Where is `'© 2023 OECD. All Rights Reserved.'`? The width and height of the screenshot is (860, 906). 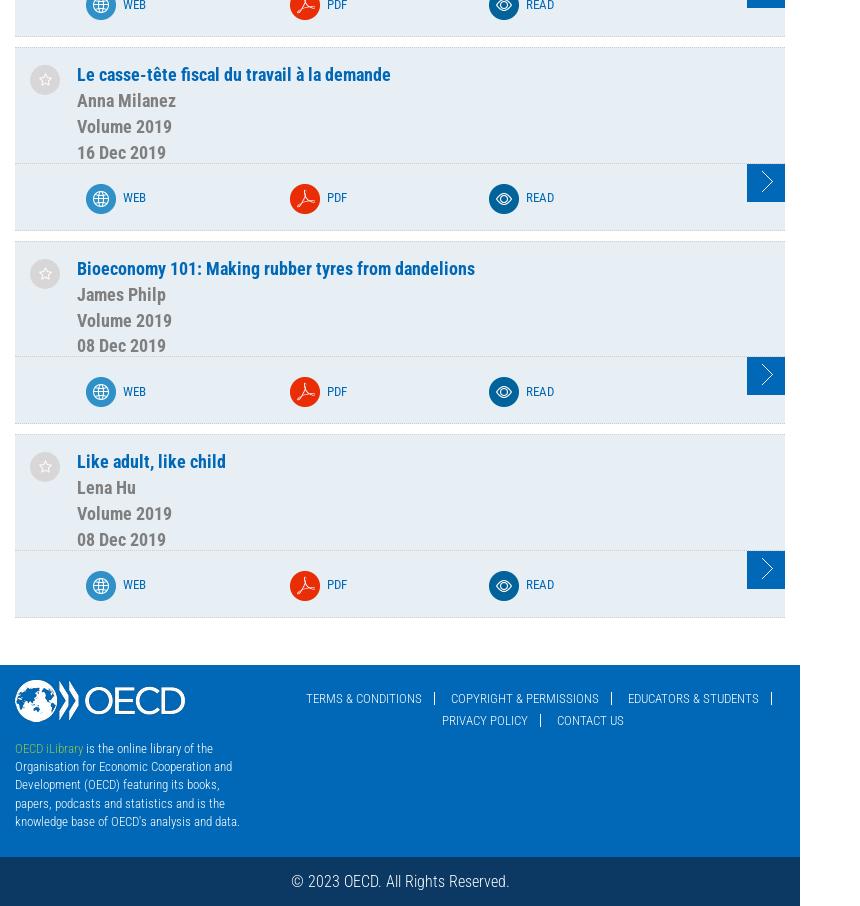 '© 2023 OECD. All Rights Reserved.' is located at coordinates (288, 881).